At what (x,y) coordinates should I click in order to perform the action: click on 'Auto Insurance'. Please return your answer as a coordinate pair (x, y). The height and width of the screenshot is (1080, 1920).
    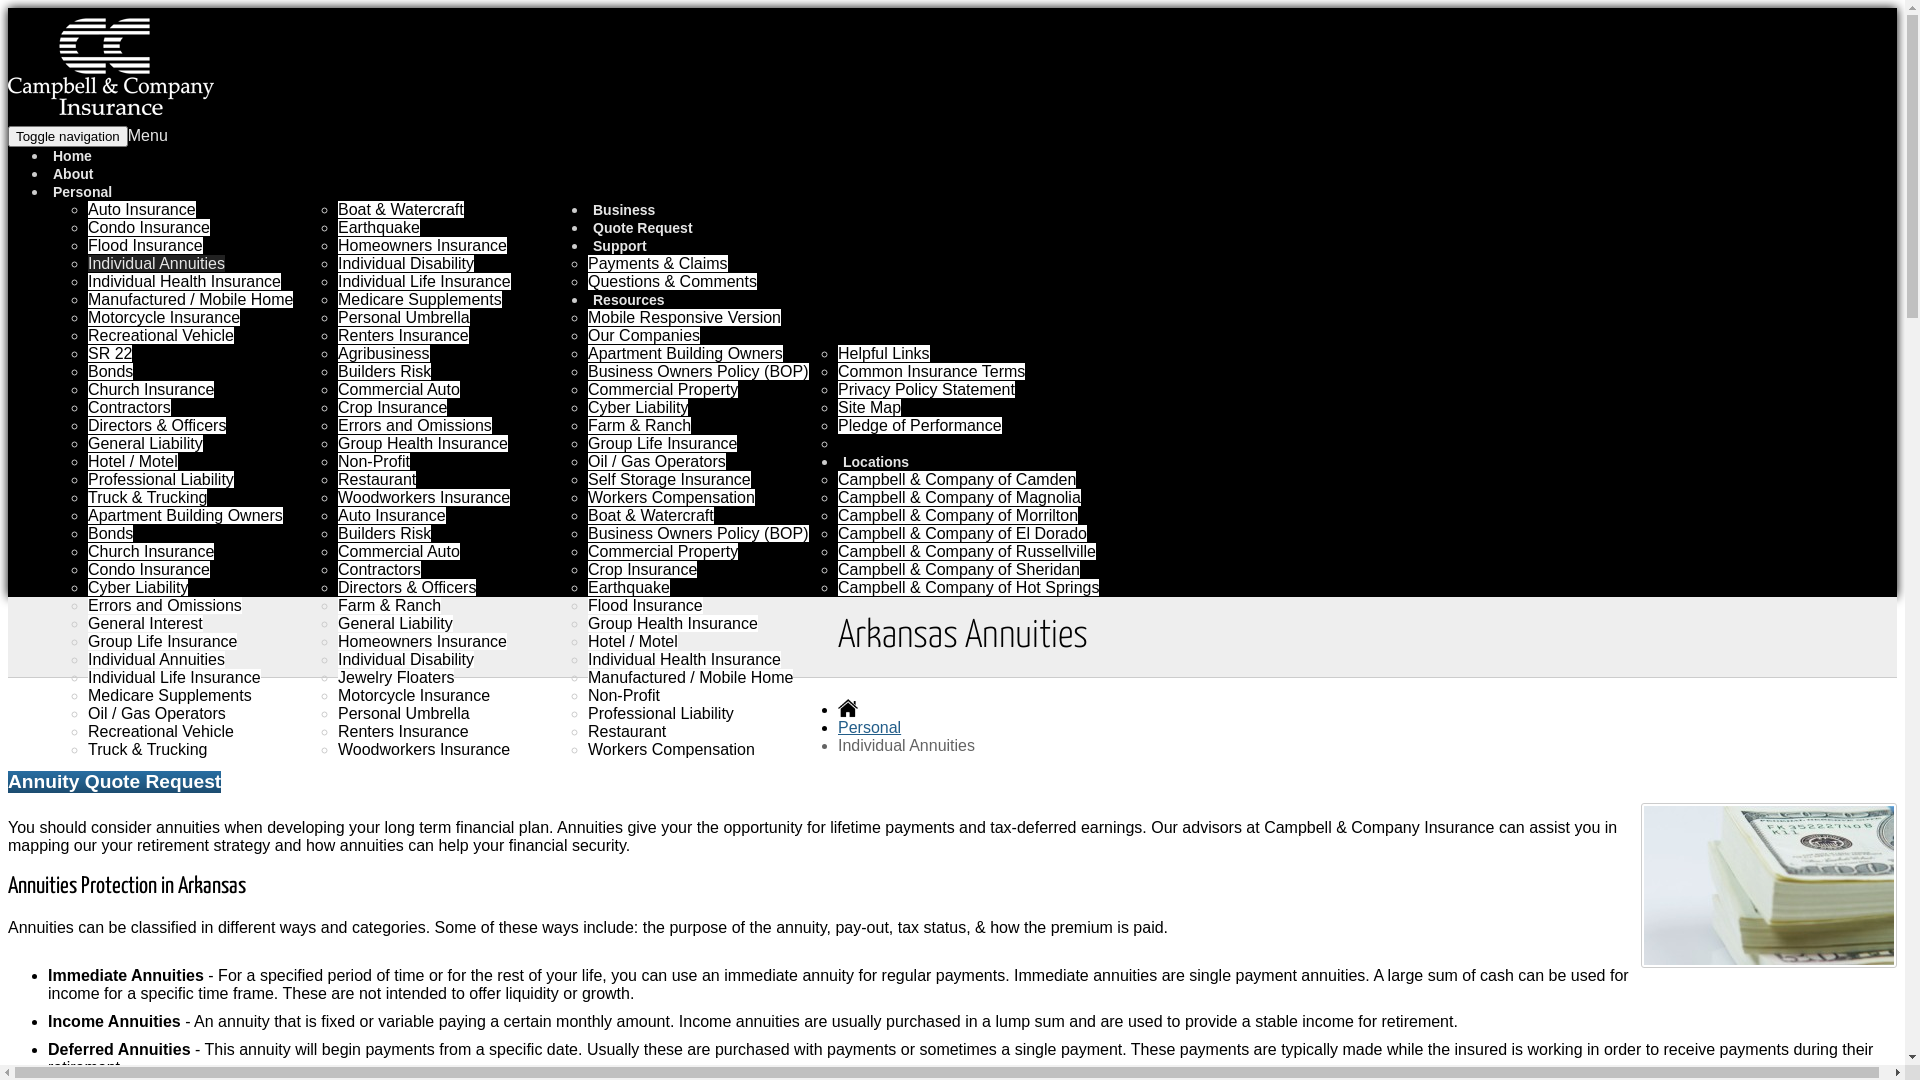
    Looking at the image, I should click on (86, 209).